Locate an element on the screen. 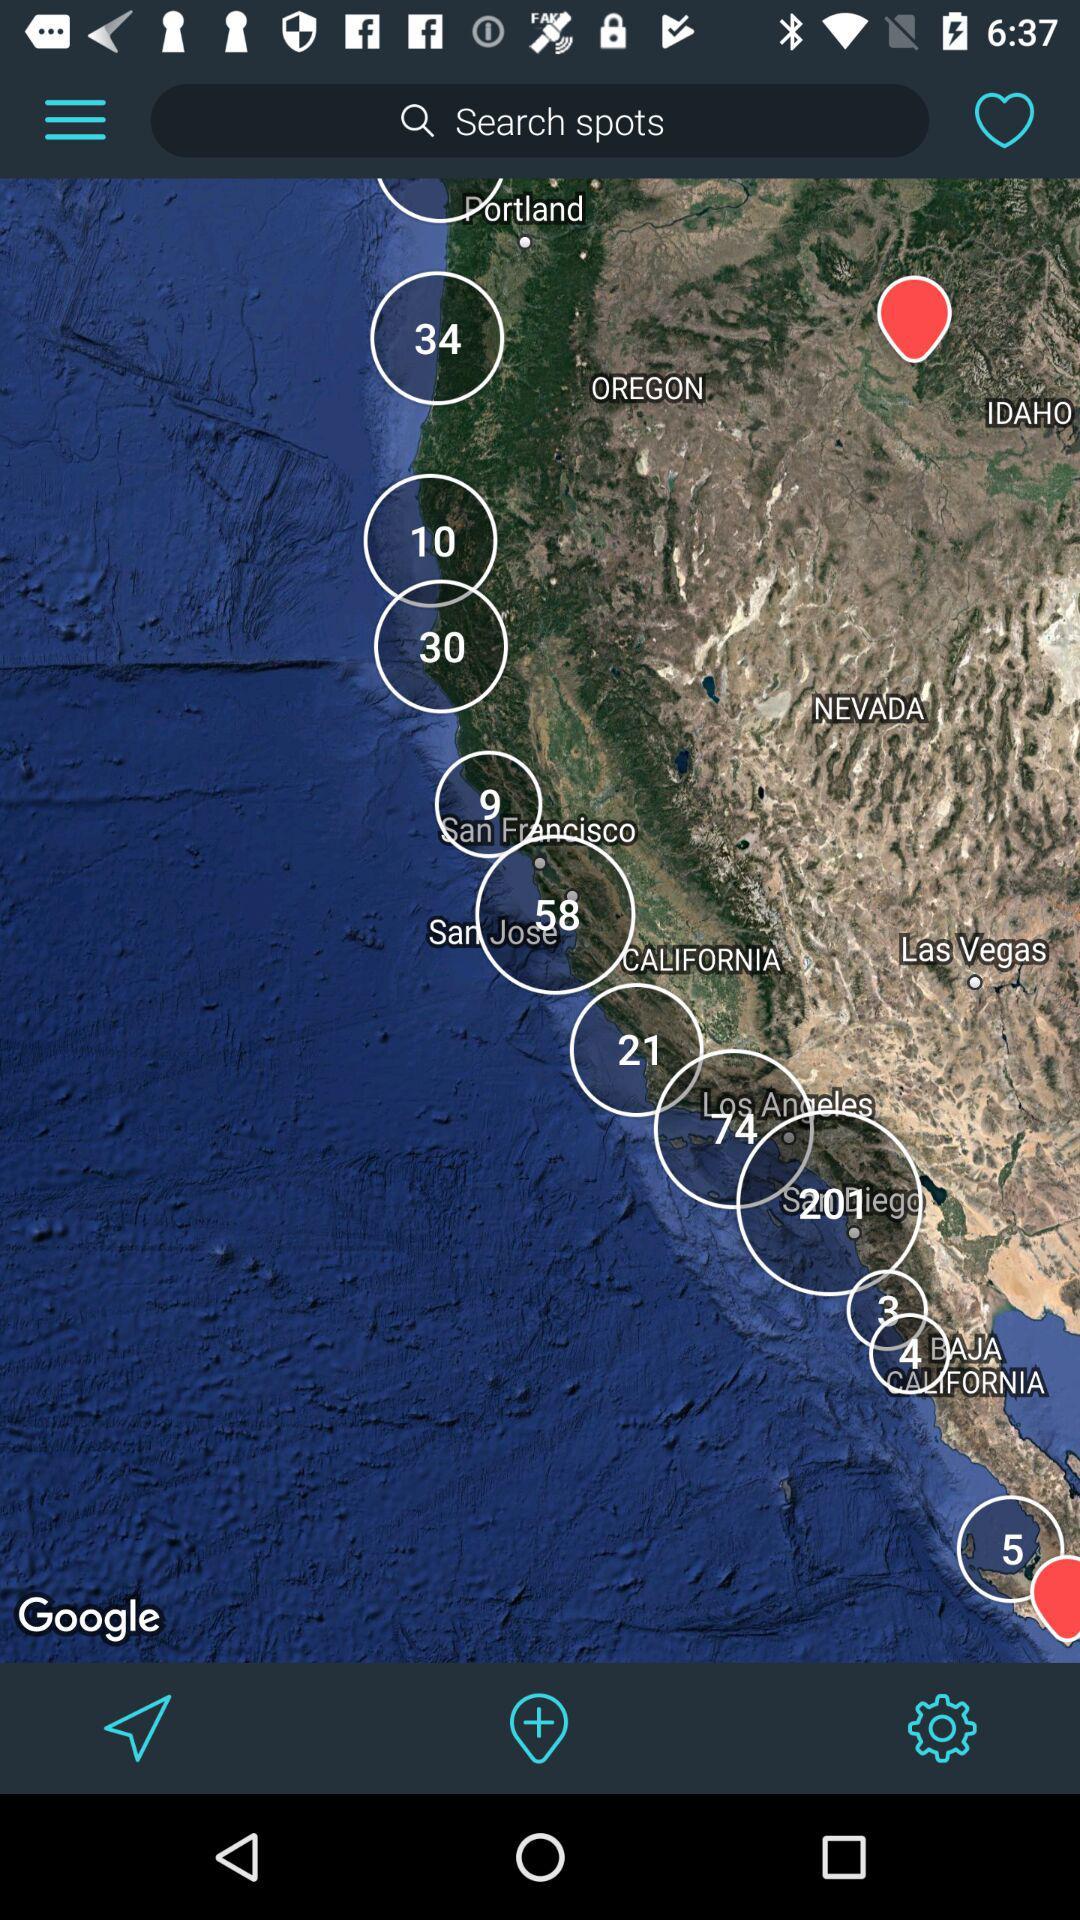 Image resolution: width=1080 pixels, height=1920 pixels. get directions is located at coordinates (136, 1727).